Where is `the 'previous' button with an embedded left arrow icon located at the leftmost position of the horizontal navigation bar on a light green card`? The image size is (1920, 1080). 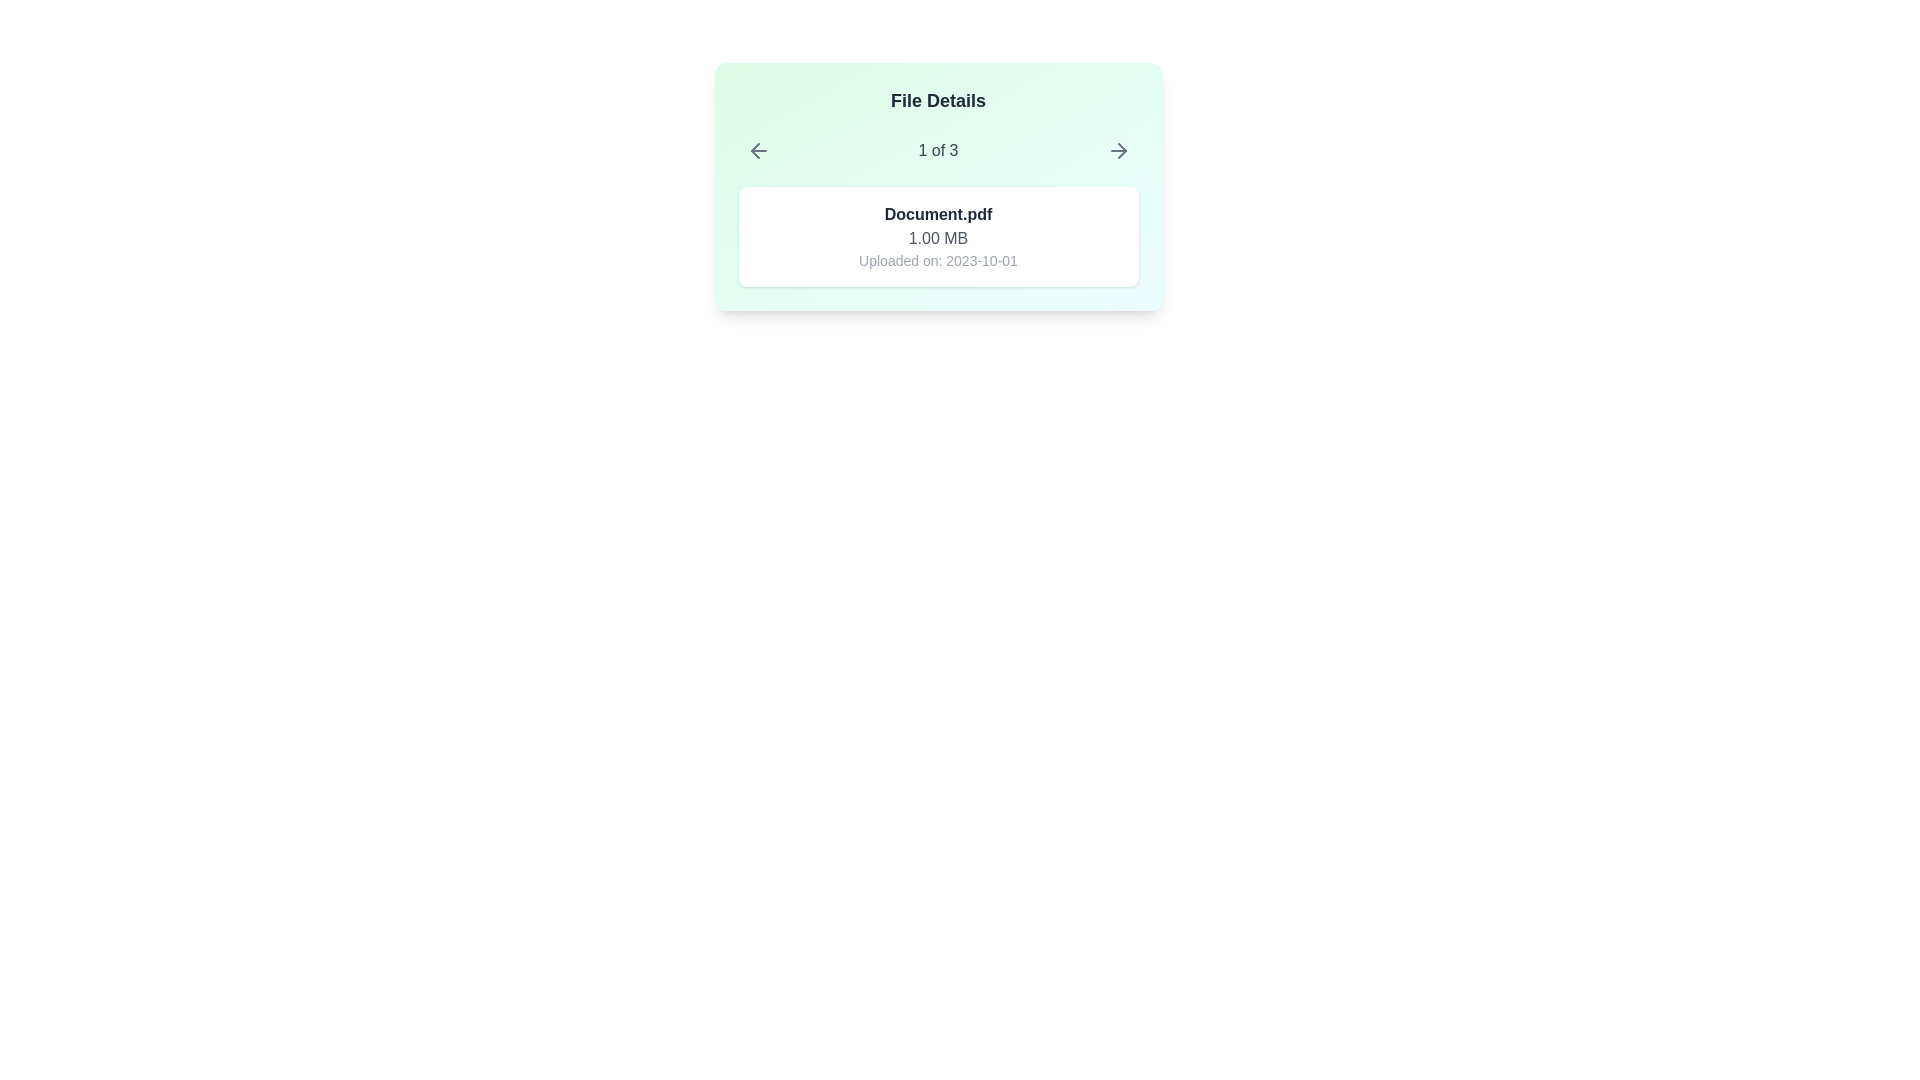
the 'previous' button with an embedded left arrow icon located at the leftmost position of the horizontal navigation bar on a light green card is located at coordinates (757, 149).